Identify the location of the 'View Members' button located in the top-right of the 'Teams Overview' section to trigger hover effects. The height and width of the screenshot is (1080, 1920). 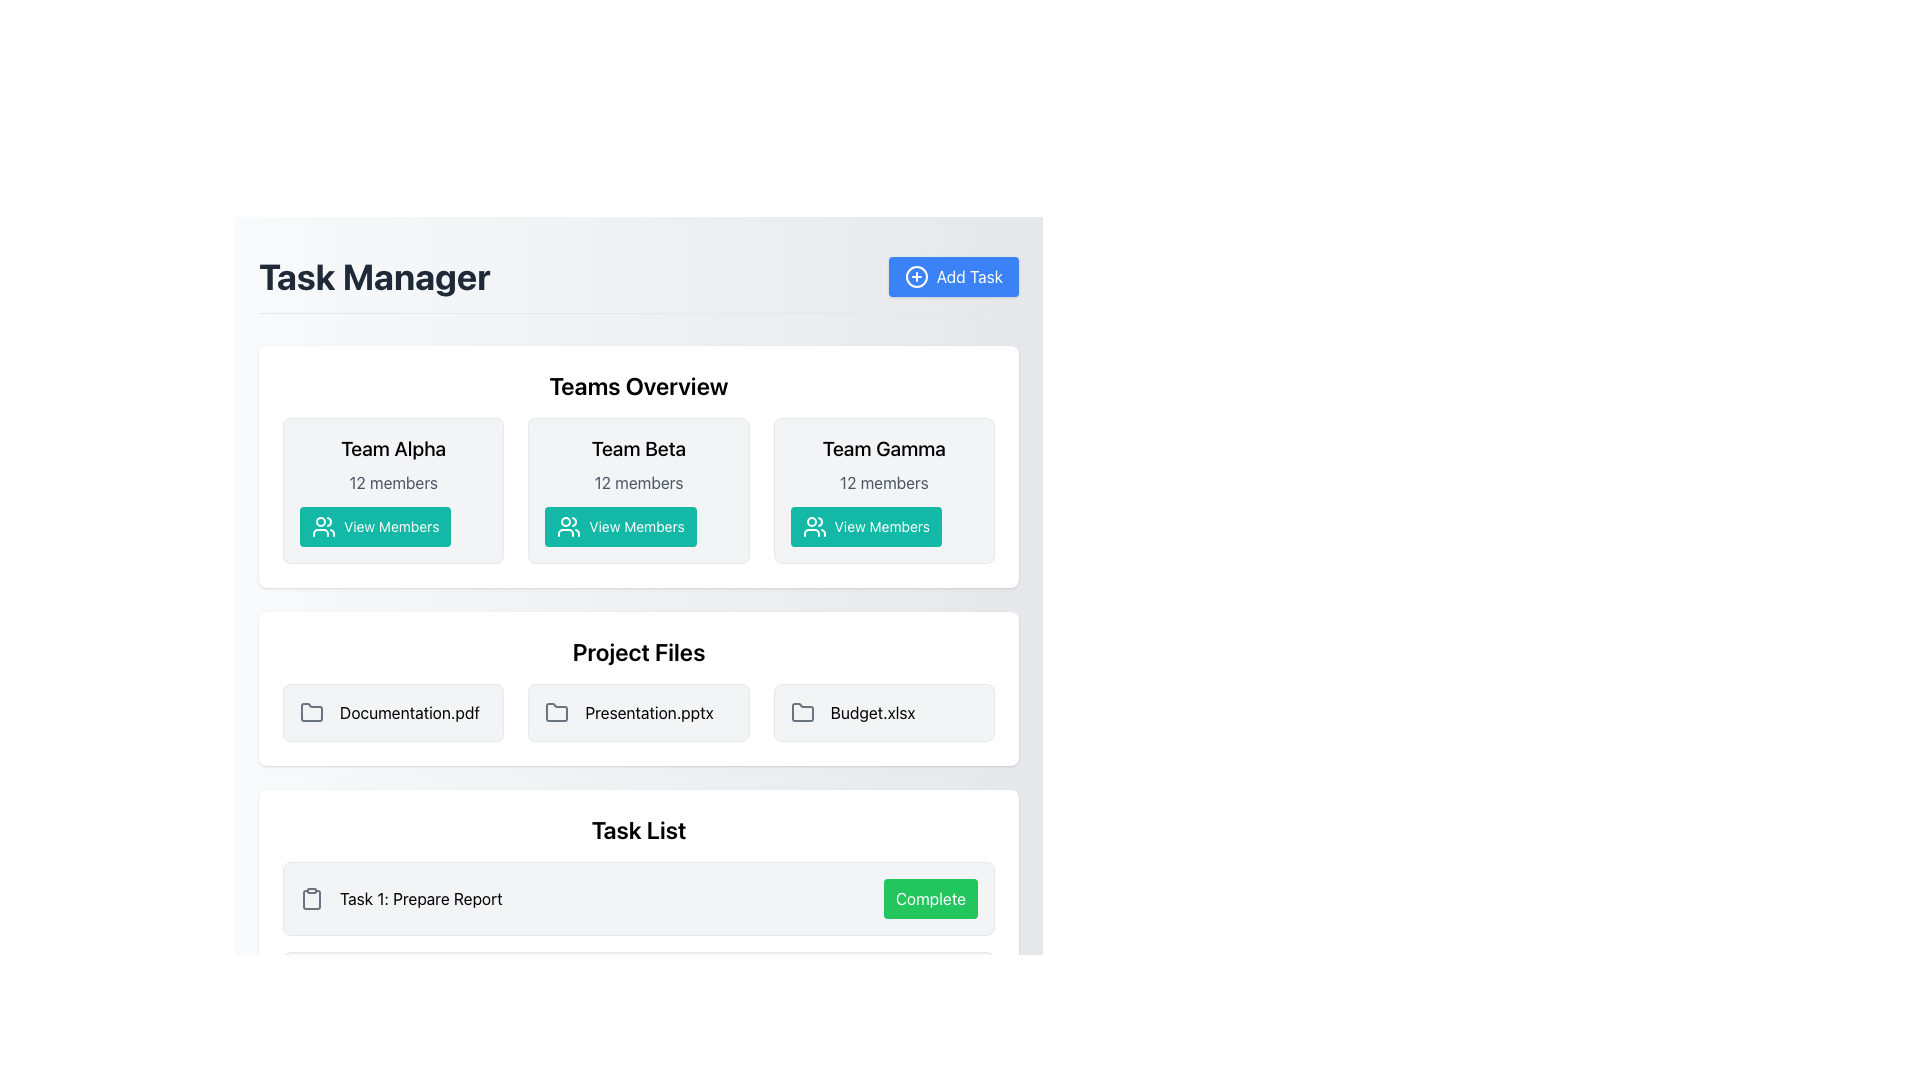
(866, 526).